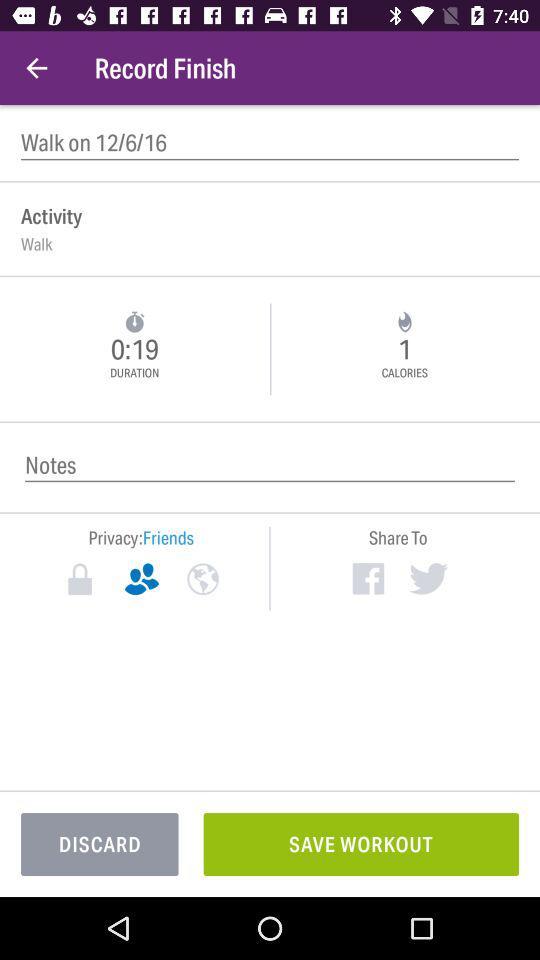 The width and height of the screenshot is (540, 960). What do you see at coordinates (427, 578) in the screenshot?
I see `the twitter icon` at bounding box center [427, 578].